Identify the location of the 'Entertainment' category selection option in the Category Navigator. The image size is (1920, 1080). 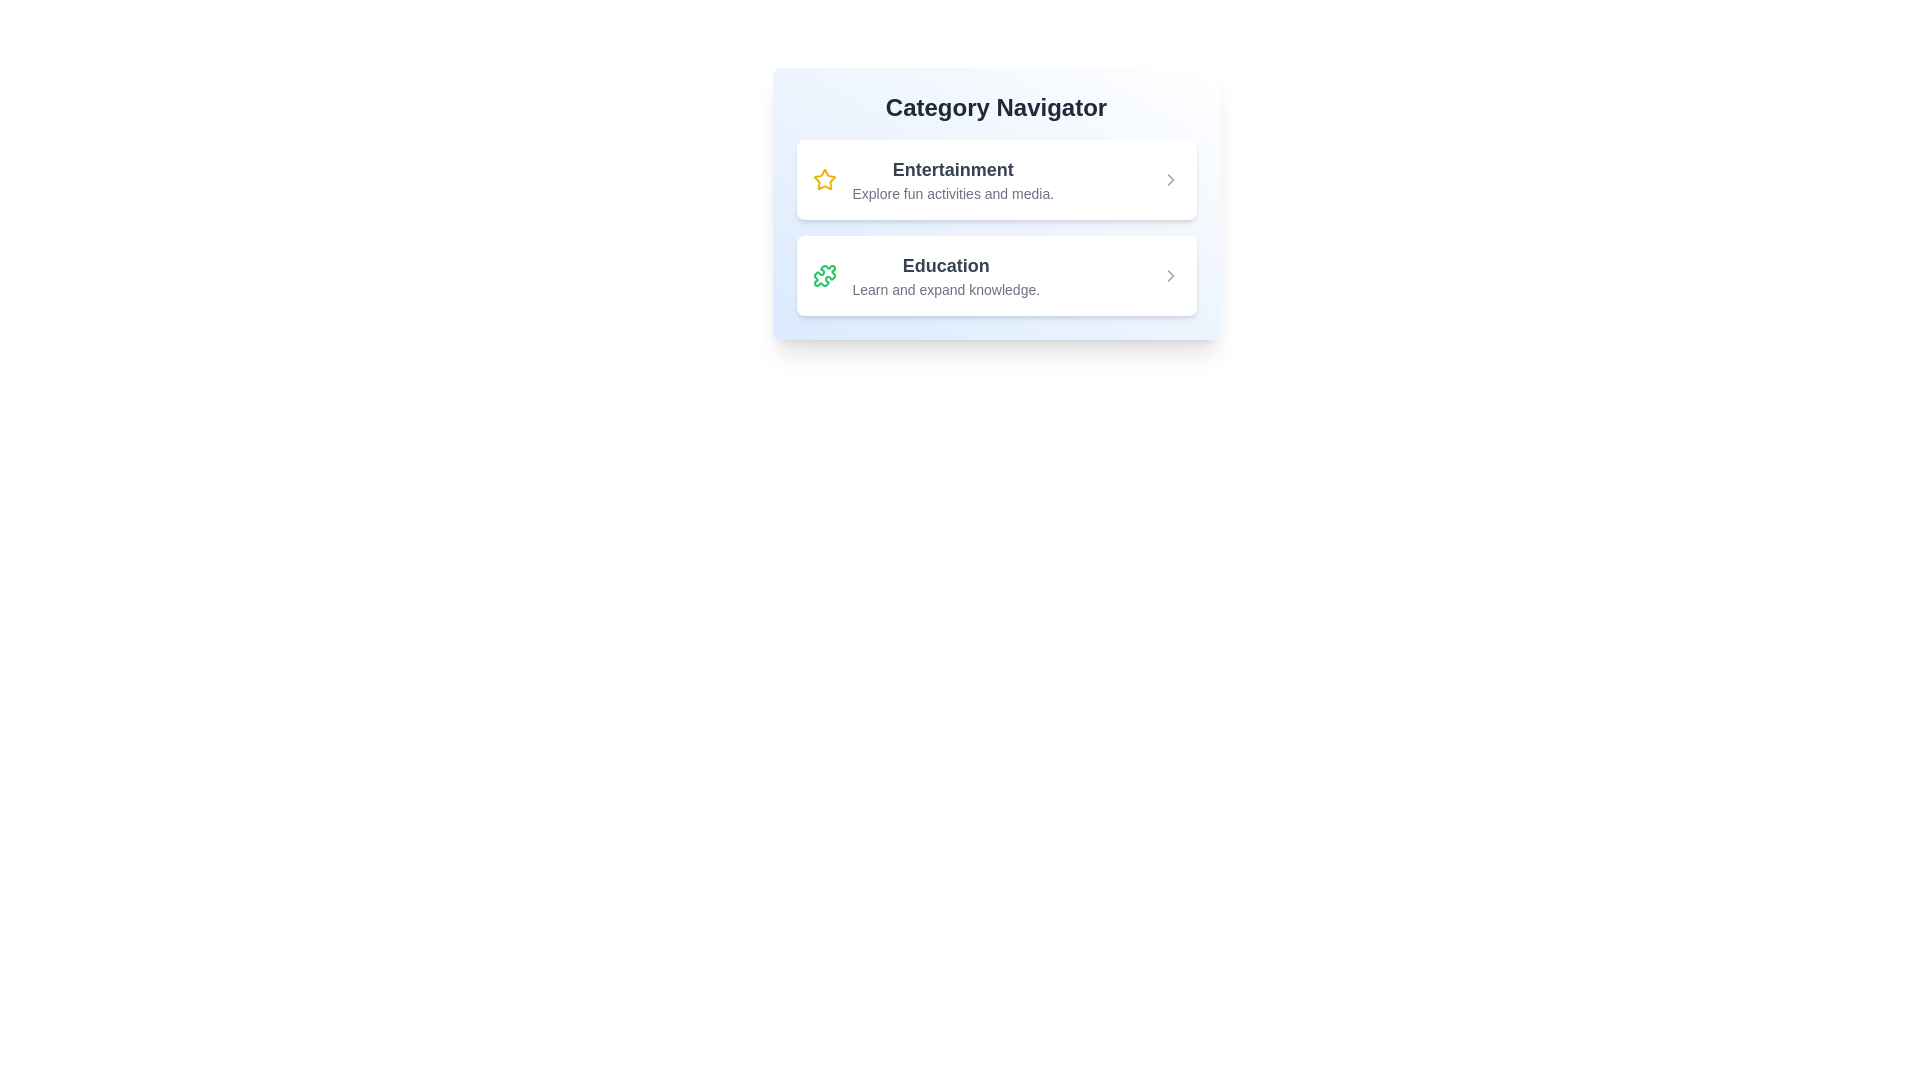
(952, 180).